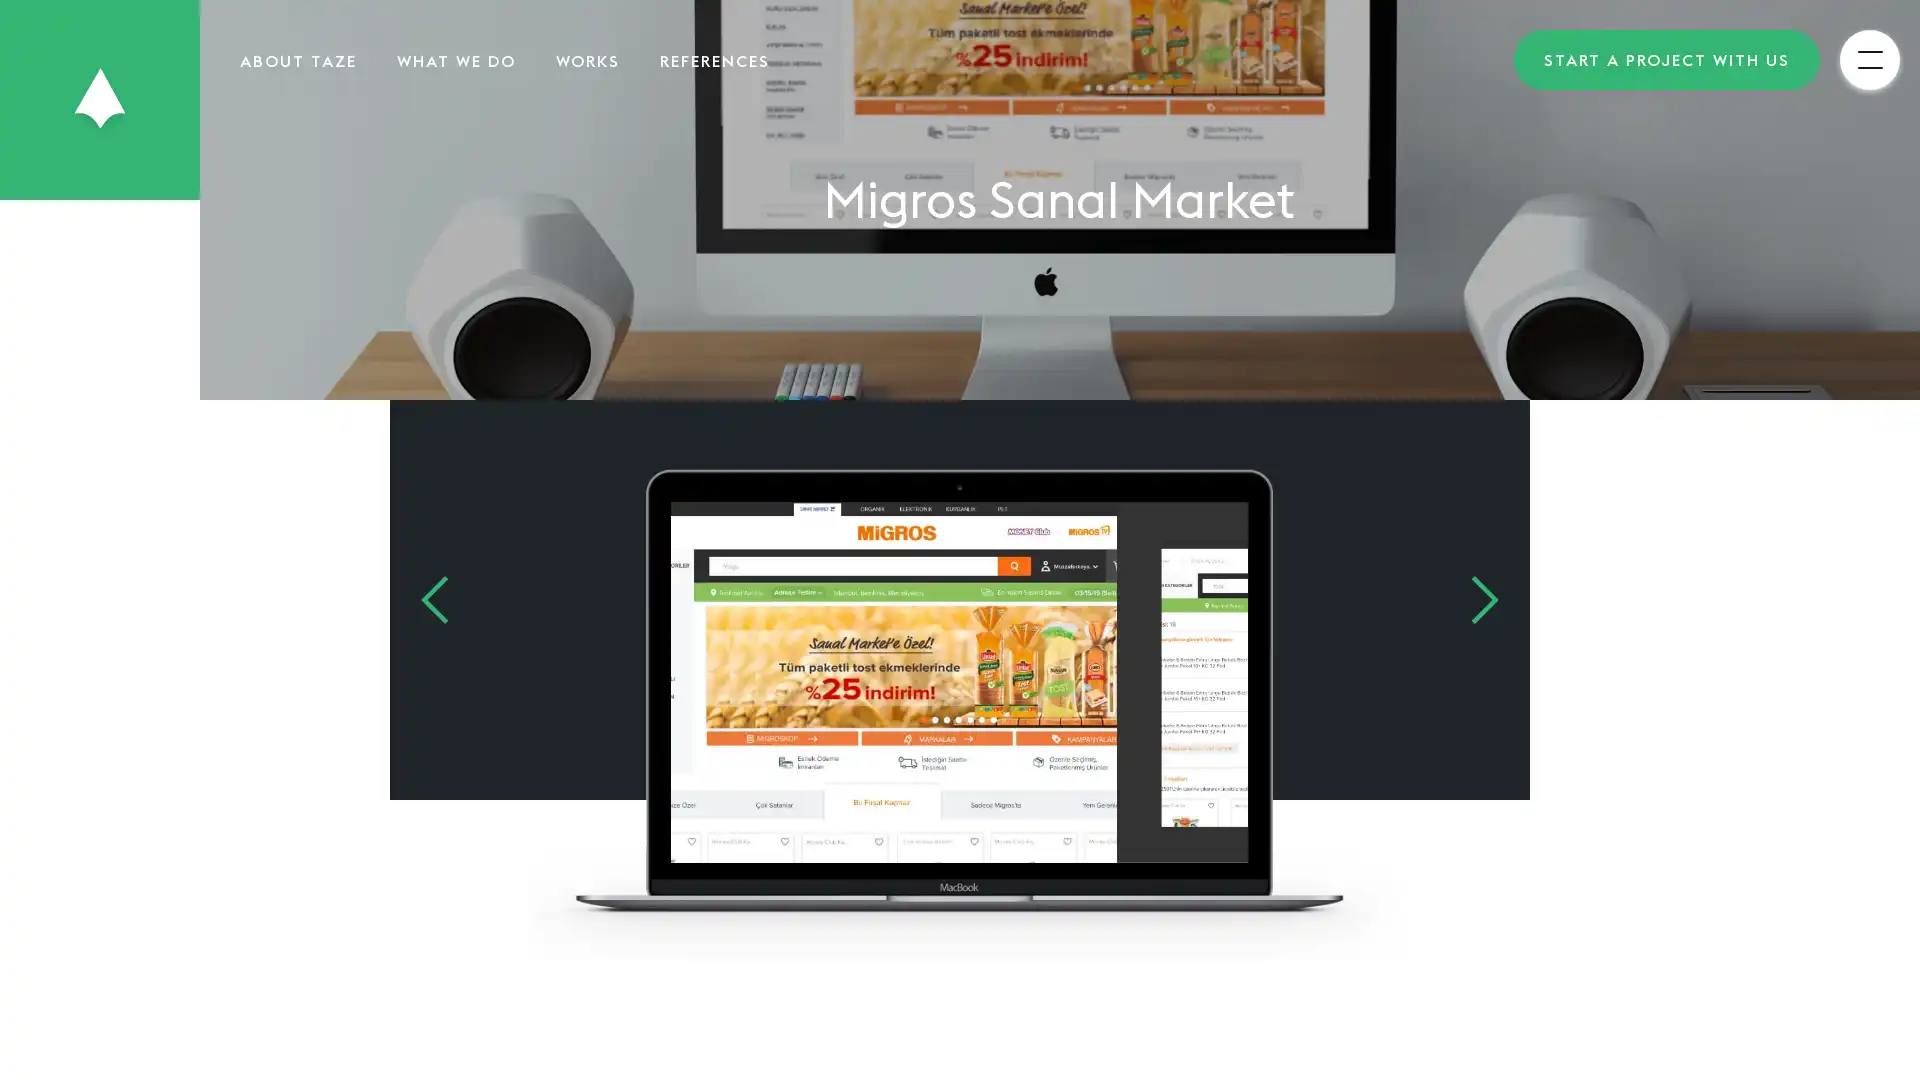 The width and height of the screenshot is (1920, 1080). I want to click on Next, so click(1484, 599).